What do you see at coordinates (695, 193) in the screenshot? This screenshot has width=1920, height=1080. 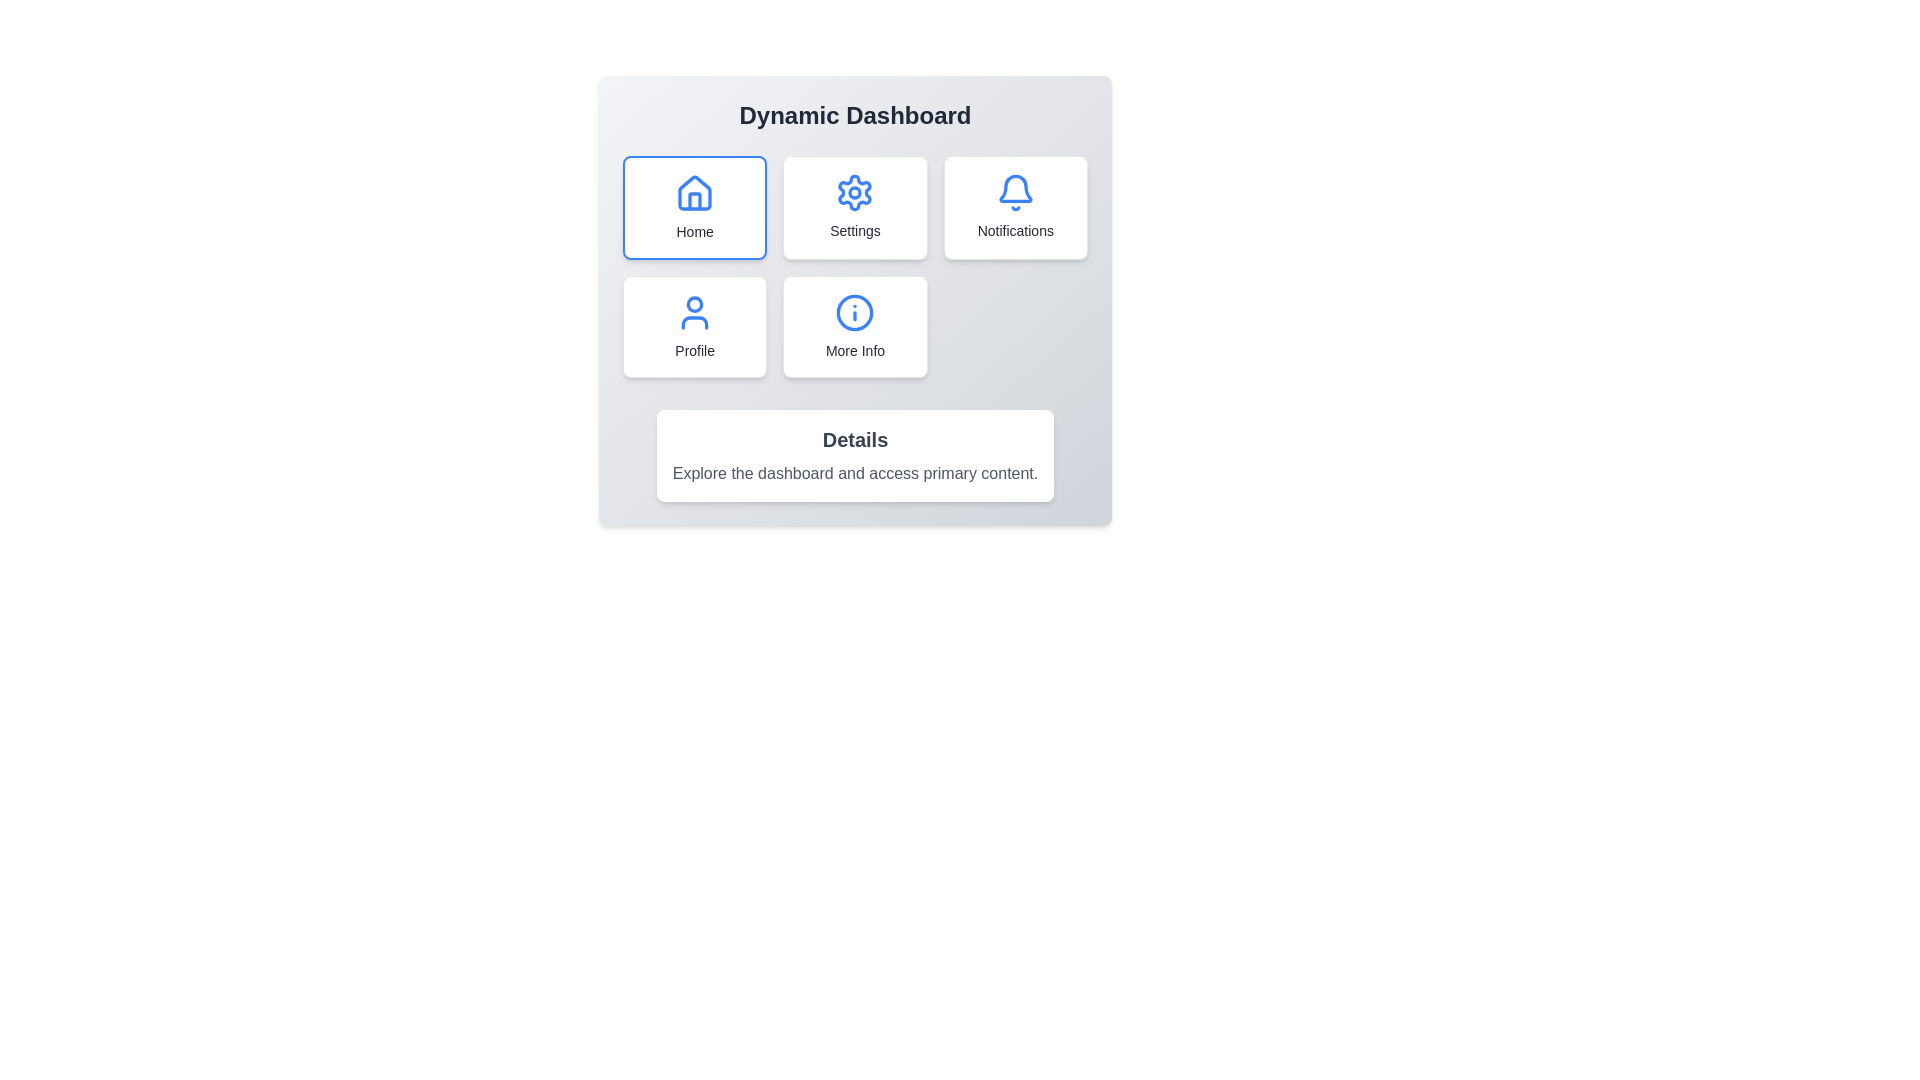 I see `the 'Home' icon tile located in the top-left position of the grid under the 'Dynamic Dashboard' title` at bounding box center [695, 193].